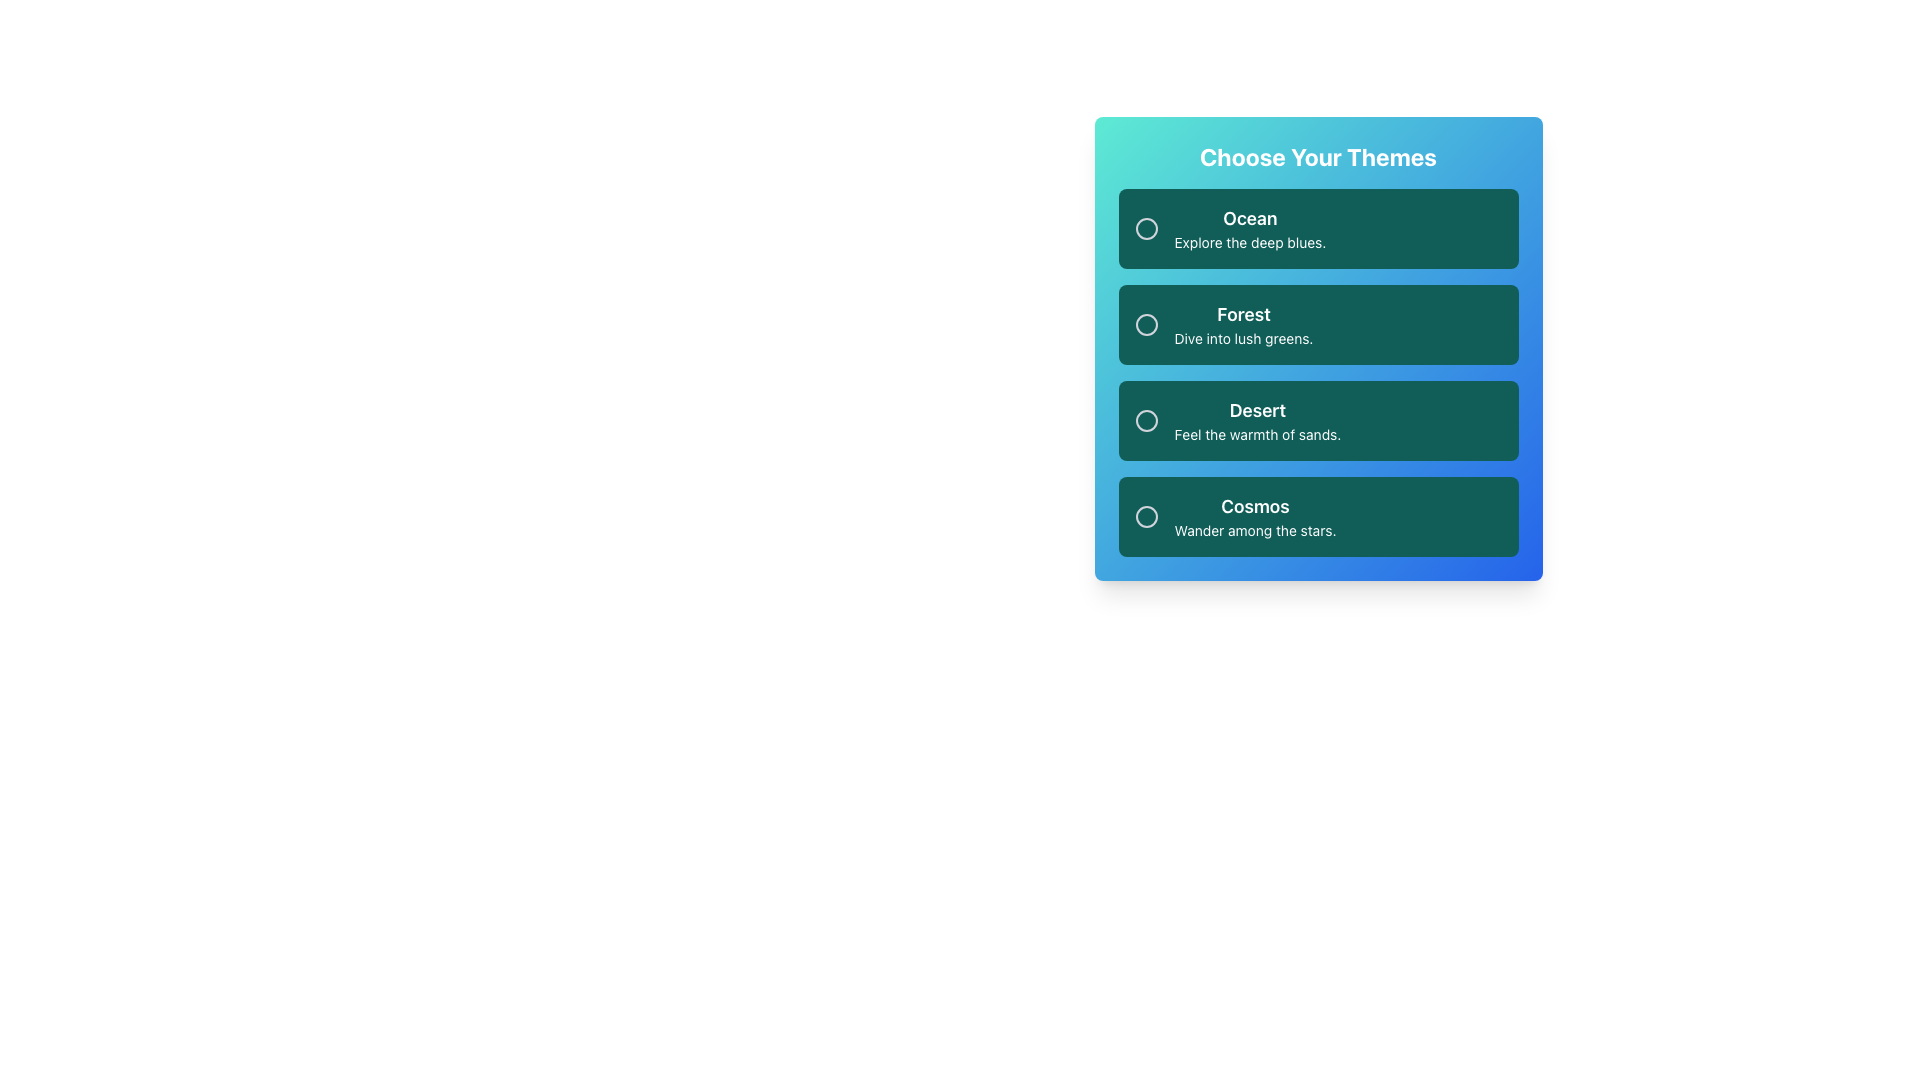 The image size is (1920, 1080). Describe the element at coordinates (1249, 227) in the screenshot. I see `the first option in the 'Choose Your Themes' list, which features the bold text 'Ocean' and the phrase 'Explore the deep blues.'` at that location.